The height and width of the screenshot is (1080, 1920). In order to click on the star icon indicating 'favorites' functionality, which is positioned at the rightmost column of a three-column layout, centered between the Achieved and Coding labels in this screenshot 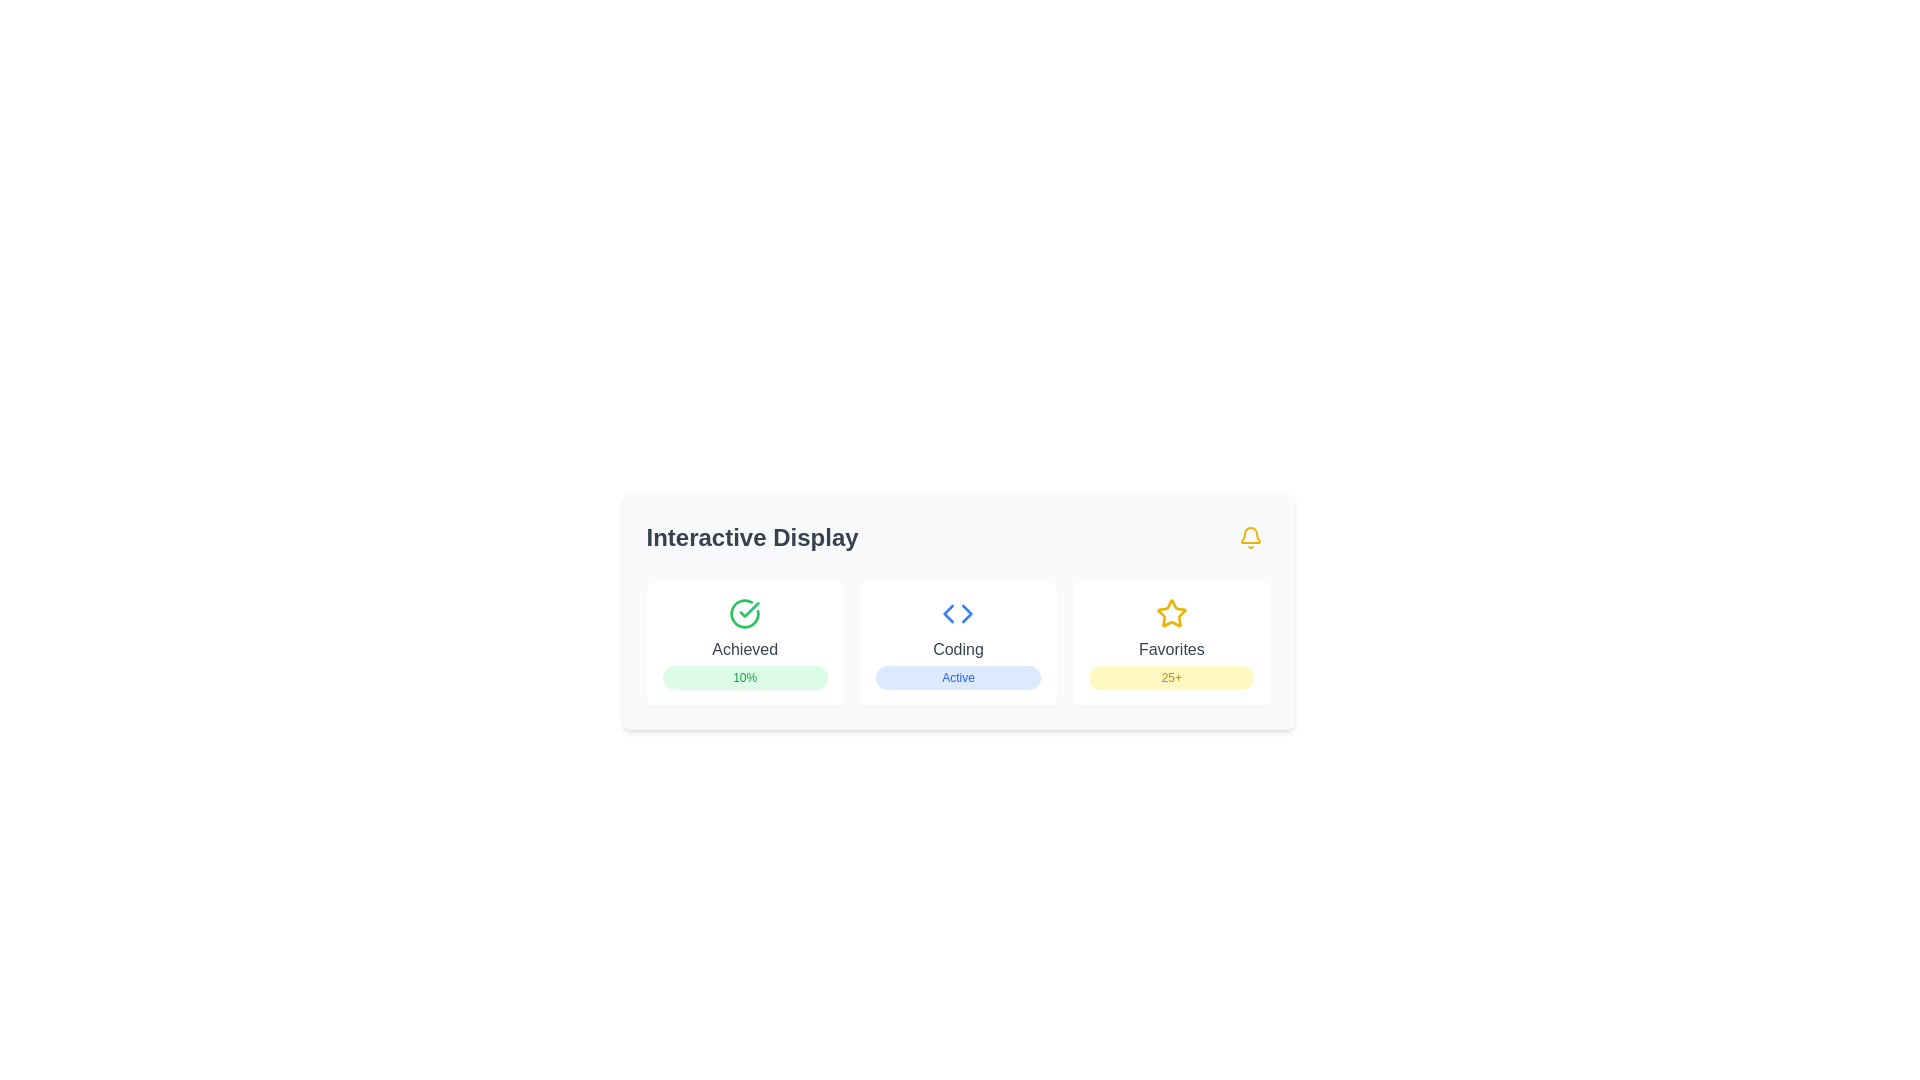, I will do `click(1171, 612)`.